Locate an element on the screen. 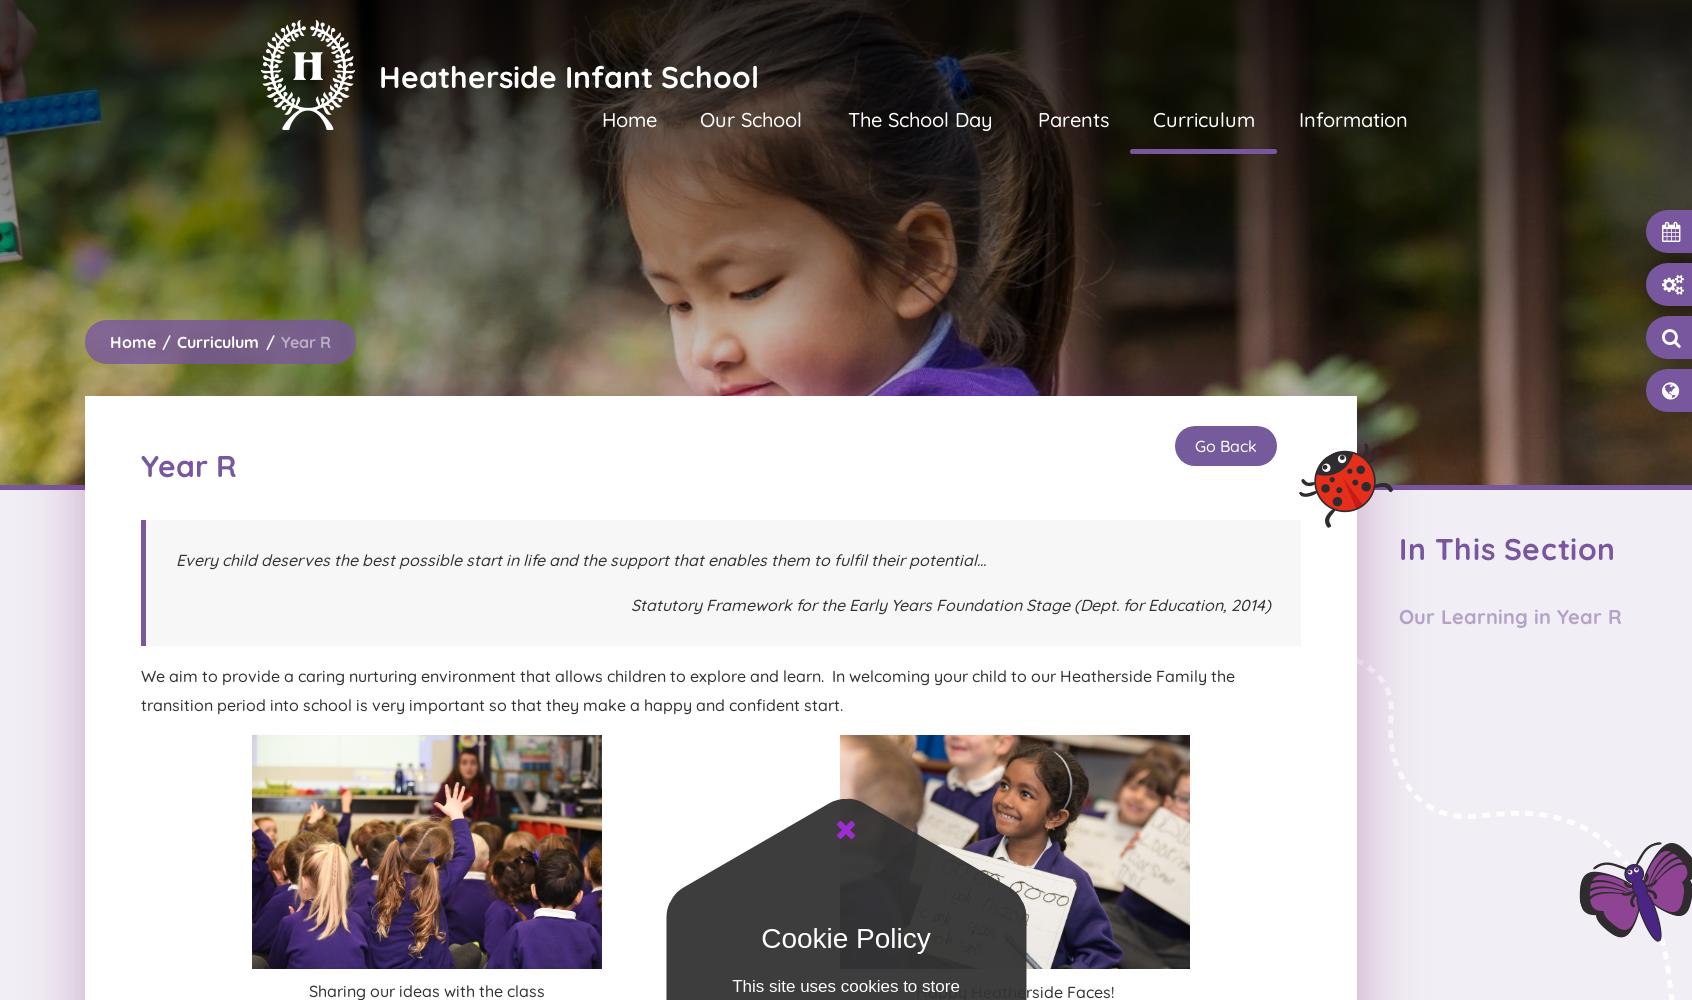  'Information' is located at coordinates (1353, 118).